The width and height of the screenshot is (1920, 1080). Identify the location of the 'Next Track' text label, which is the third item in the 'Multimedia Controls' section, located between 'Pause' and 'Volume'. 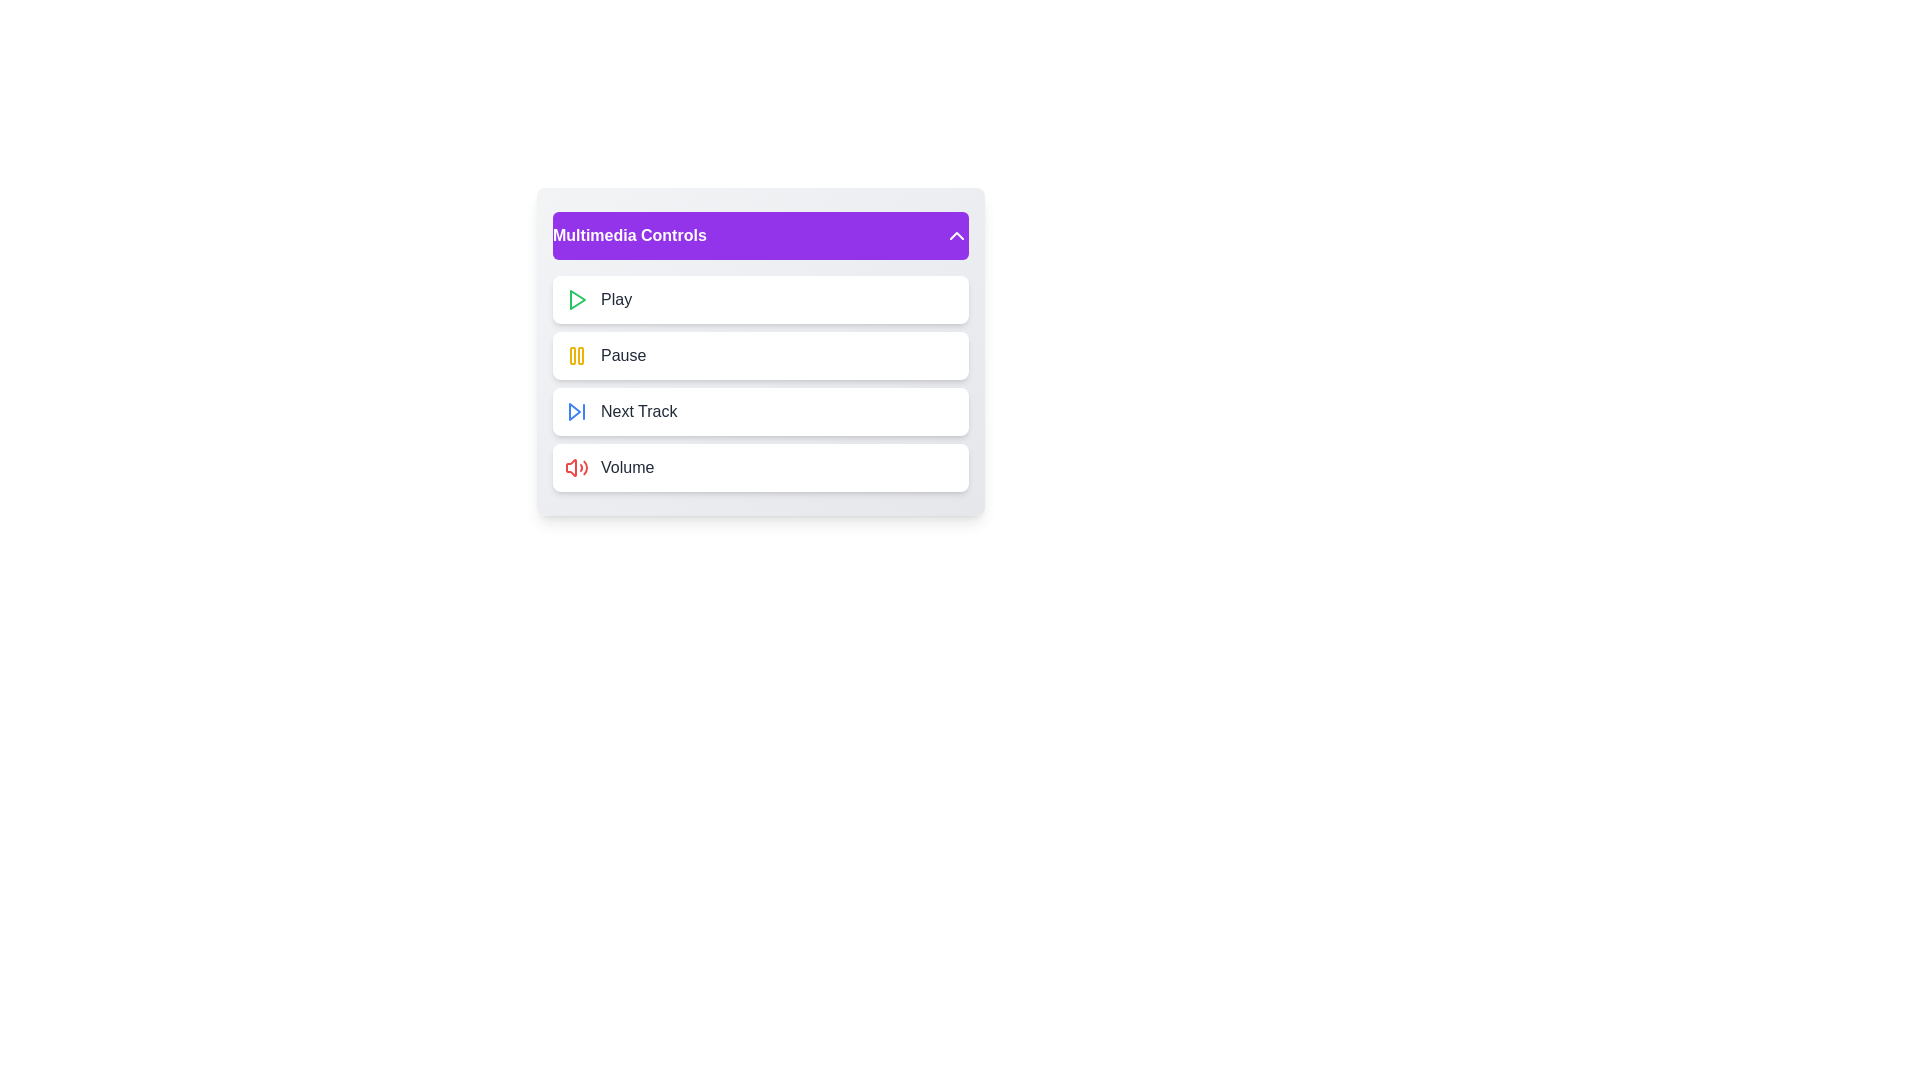
(638, 411).